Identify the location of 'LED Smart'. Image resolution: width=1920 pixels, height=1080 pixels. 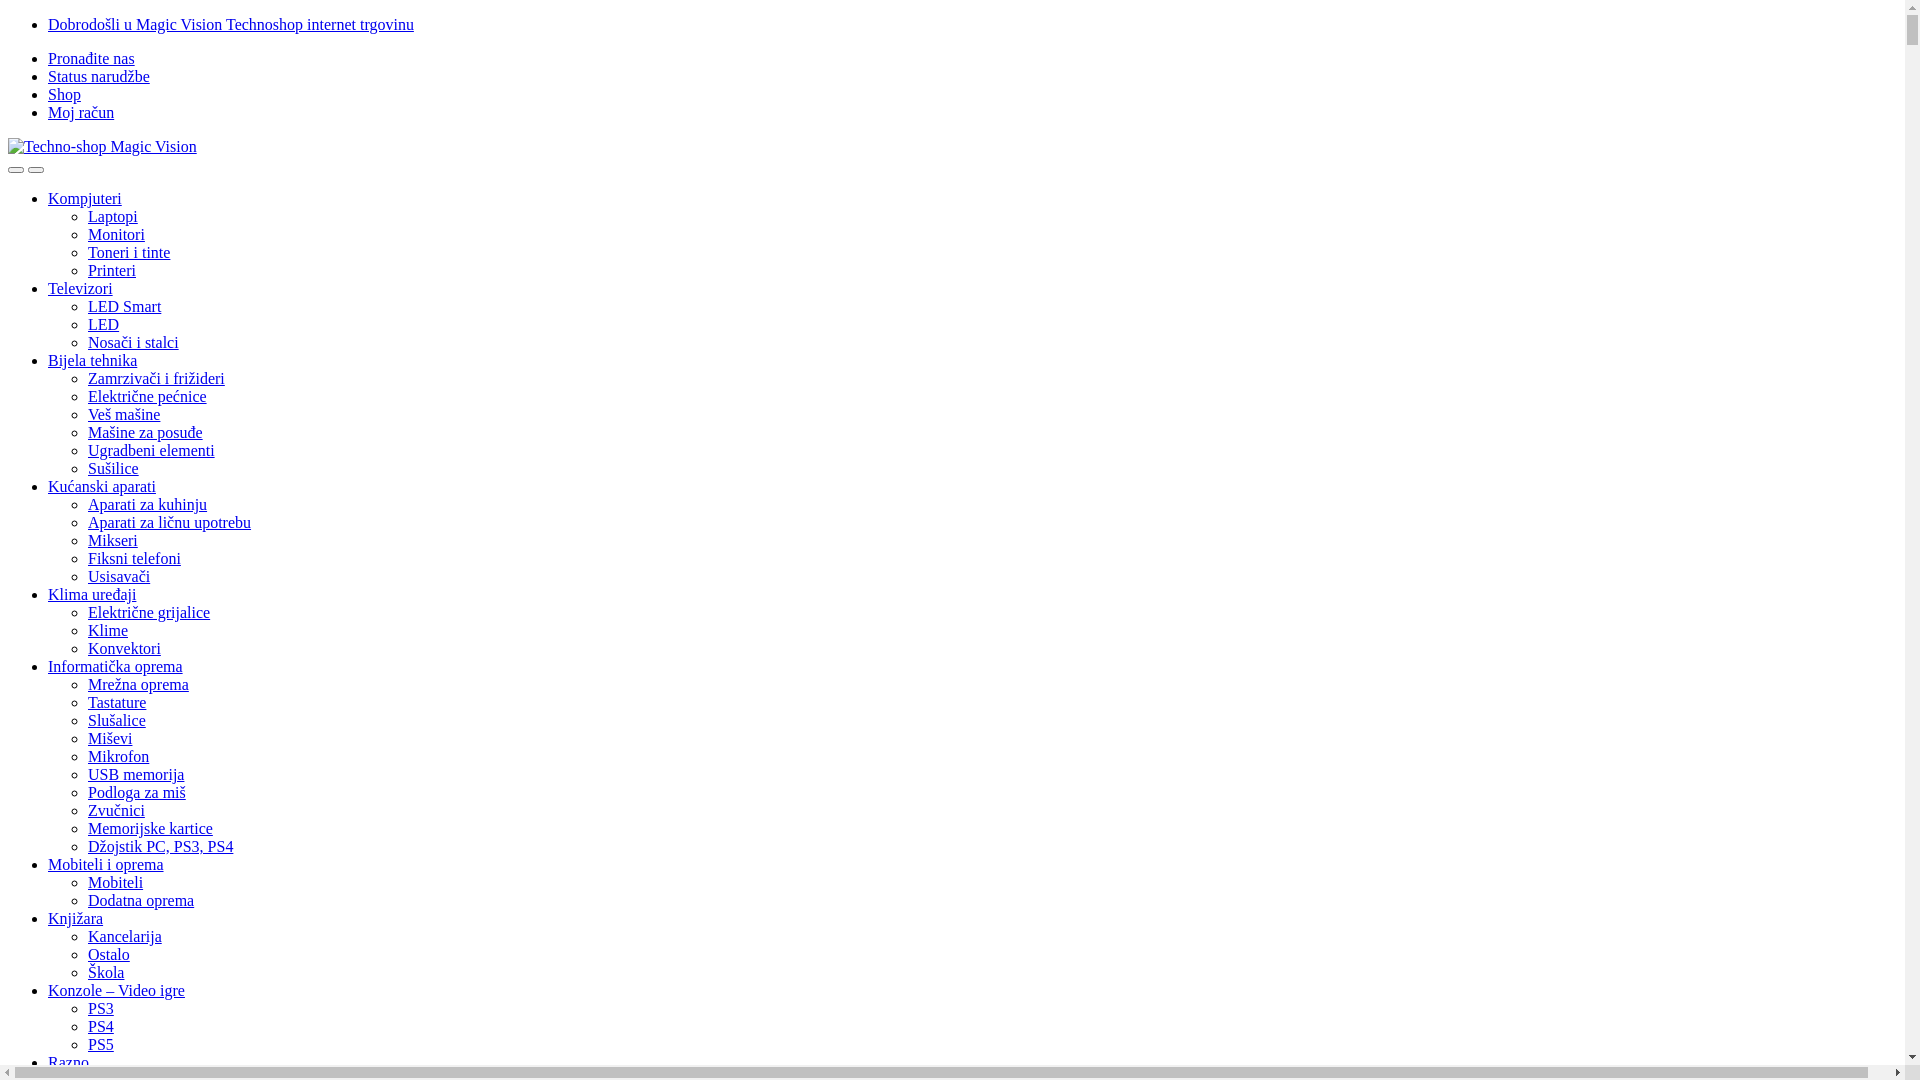
(123, 306).